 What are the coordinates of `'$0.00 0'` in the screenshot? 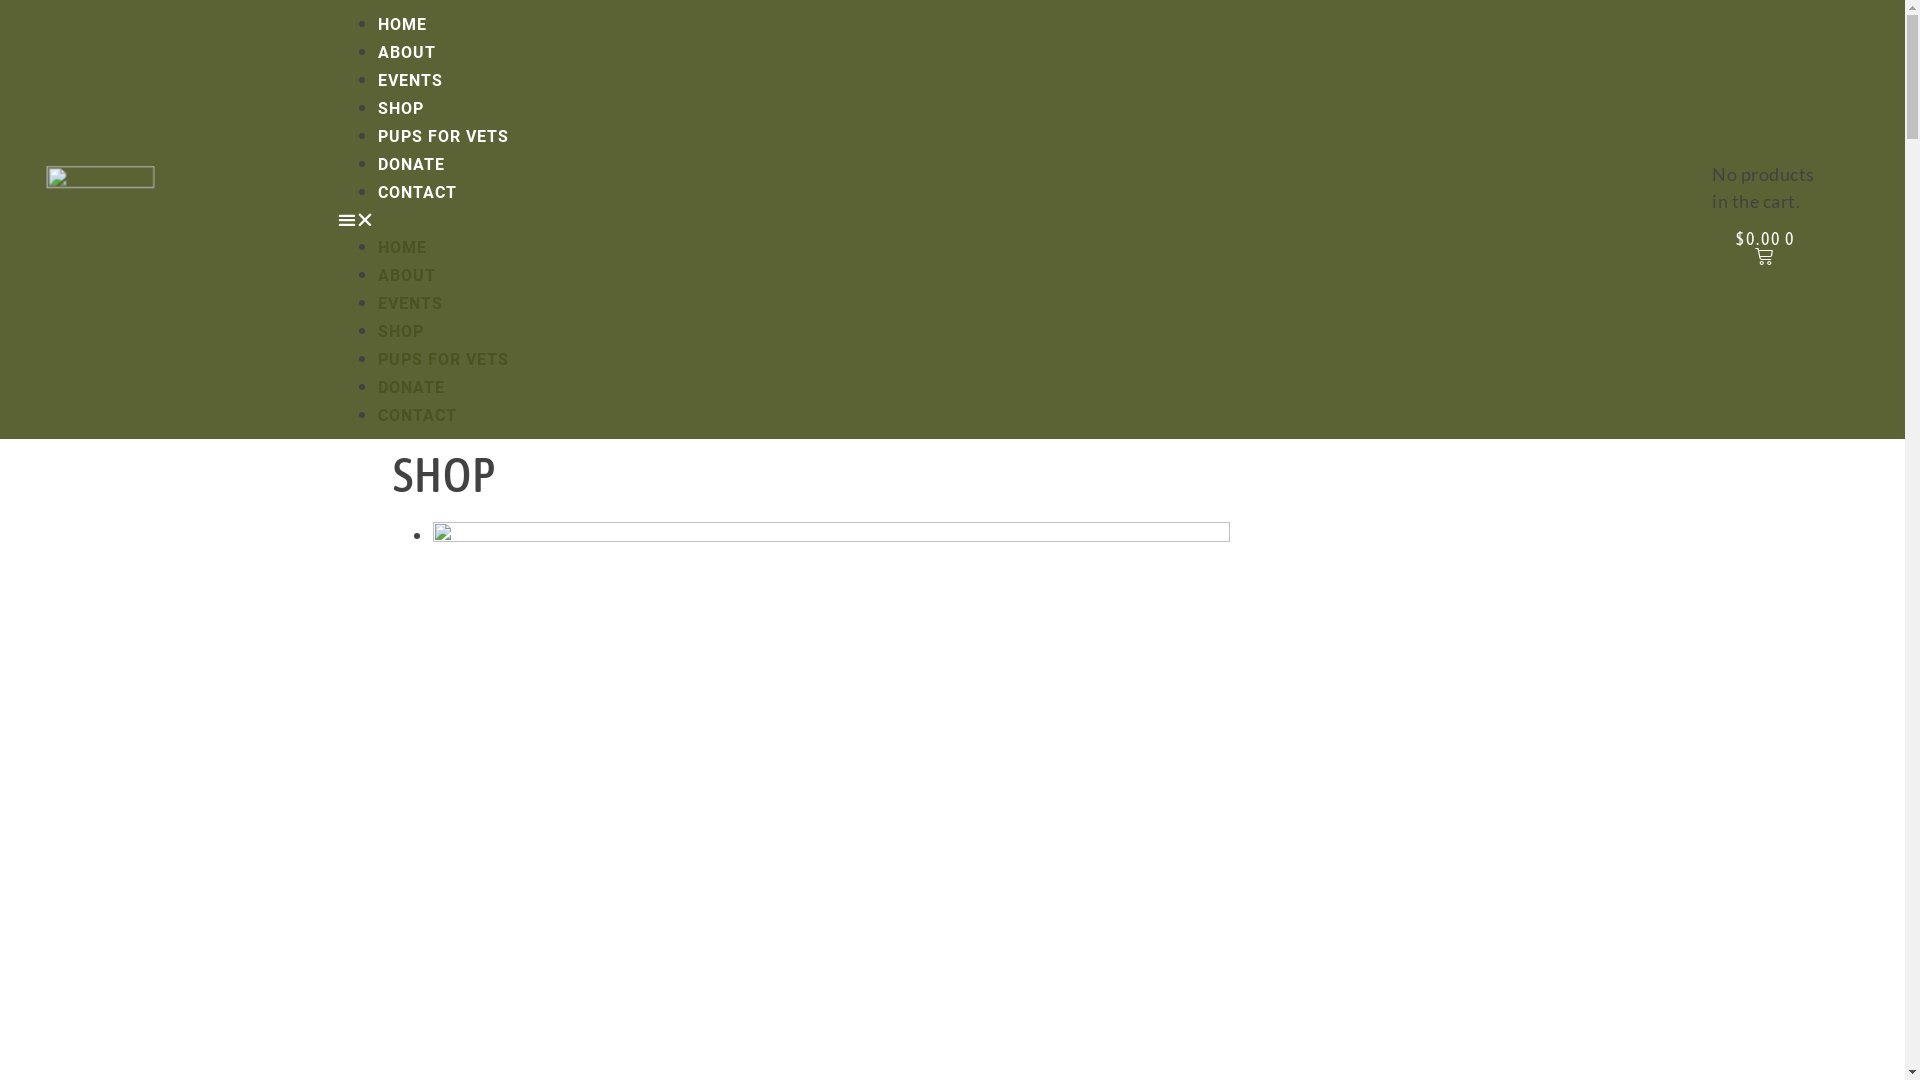 It's located at (1765, 246).